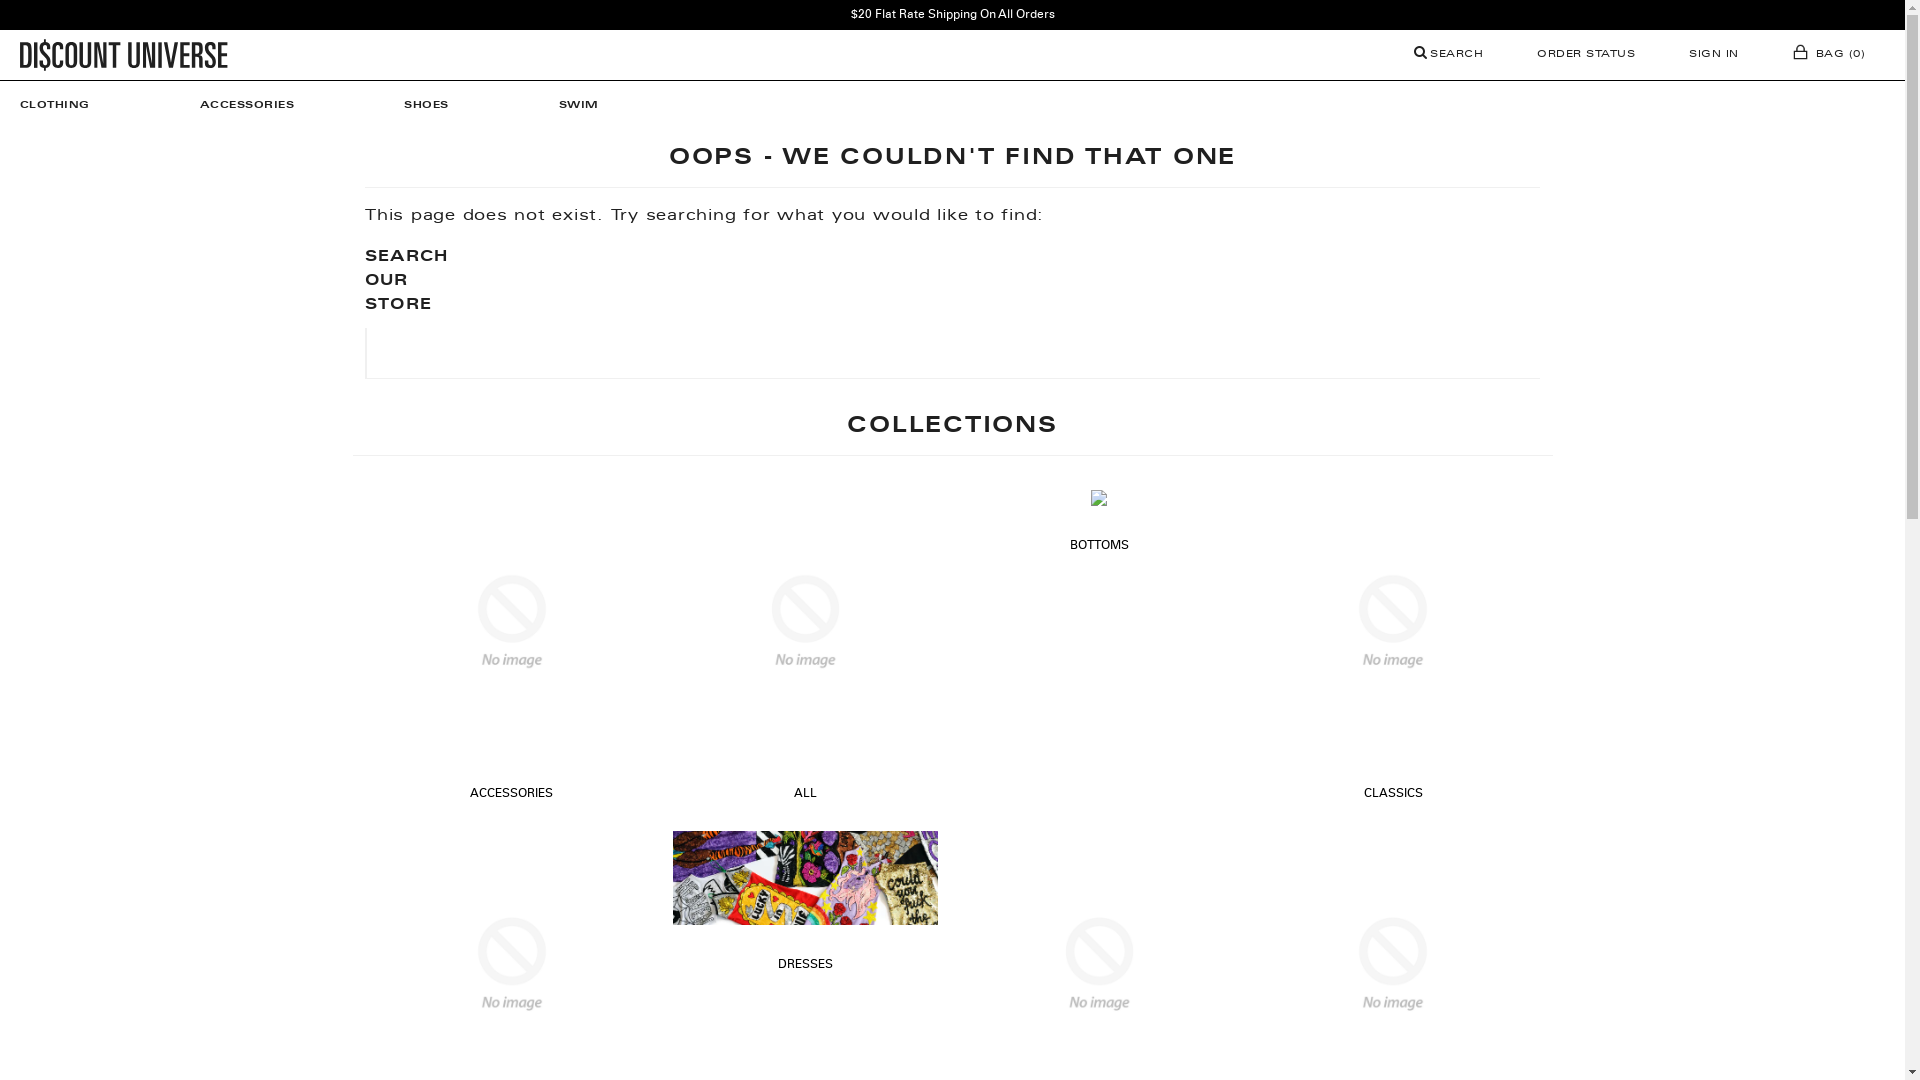 The height and width of the screenshot is (1080, 1920). I want to click on 'ALL', so click(805, 793).